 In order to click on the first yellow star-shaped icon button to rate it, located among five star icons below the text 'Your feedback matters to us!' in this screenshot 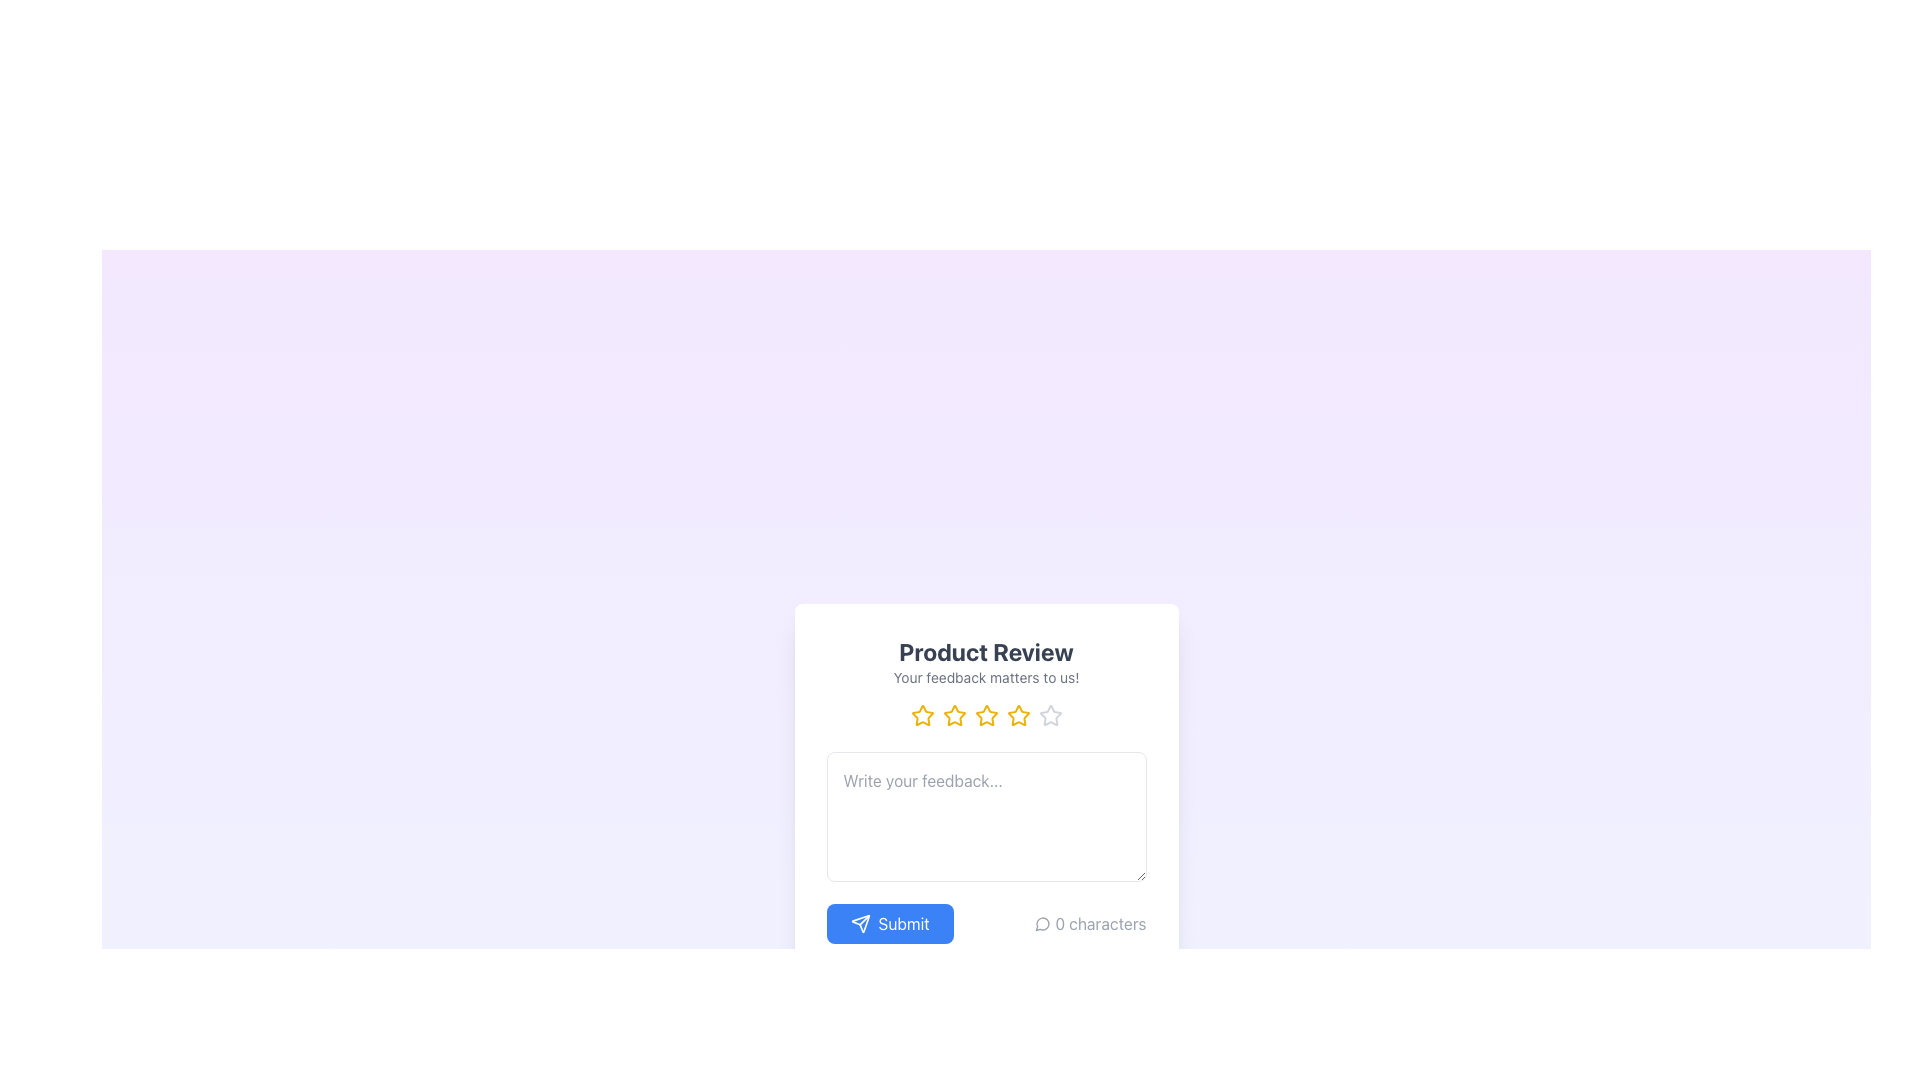, I will do `click(921, 715)`.